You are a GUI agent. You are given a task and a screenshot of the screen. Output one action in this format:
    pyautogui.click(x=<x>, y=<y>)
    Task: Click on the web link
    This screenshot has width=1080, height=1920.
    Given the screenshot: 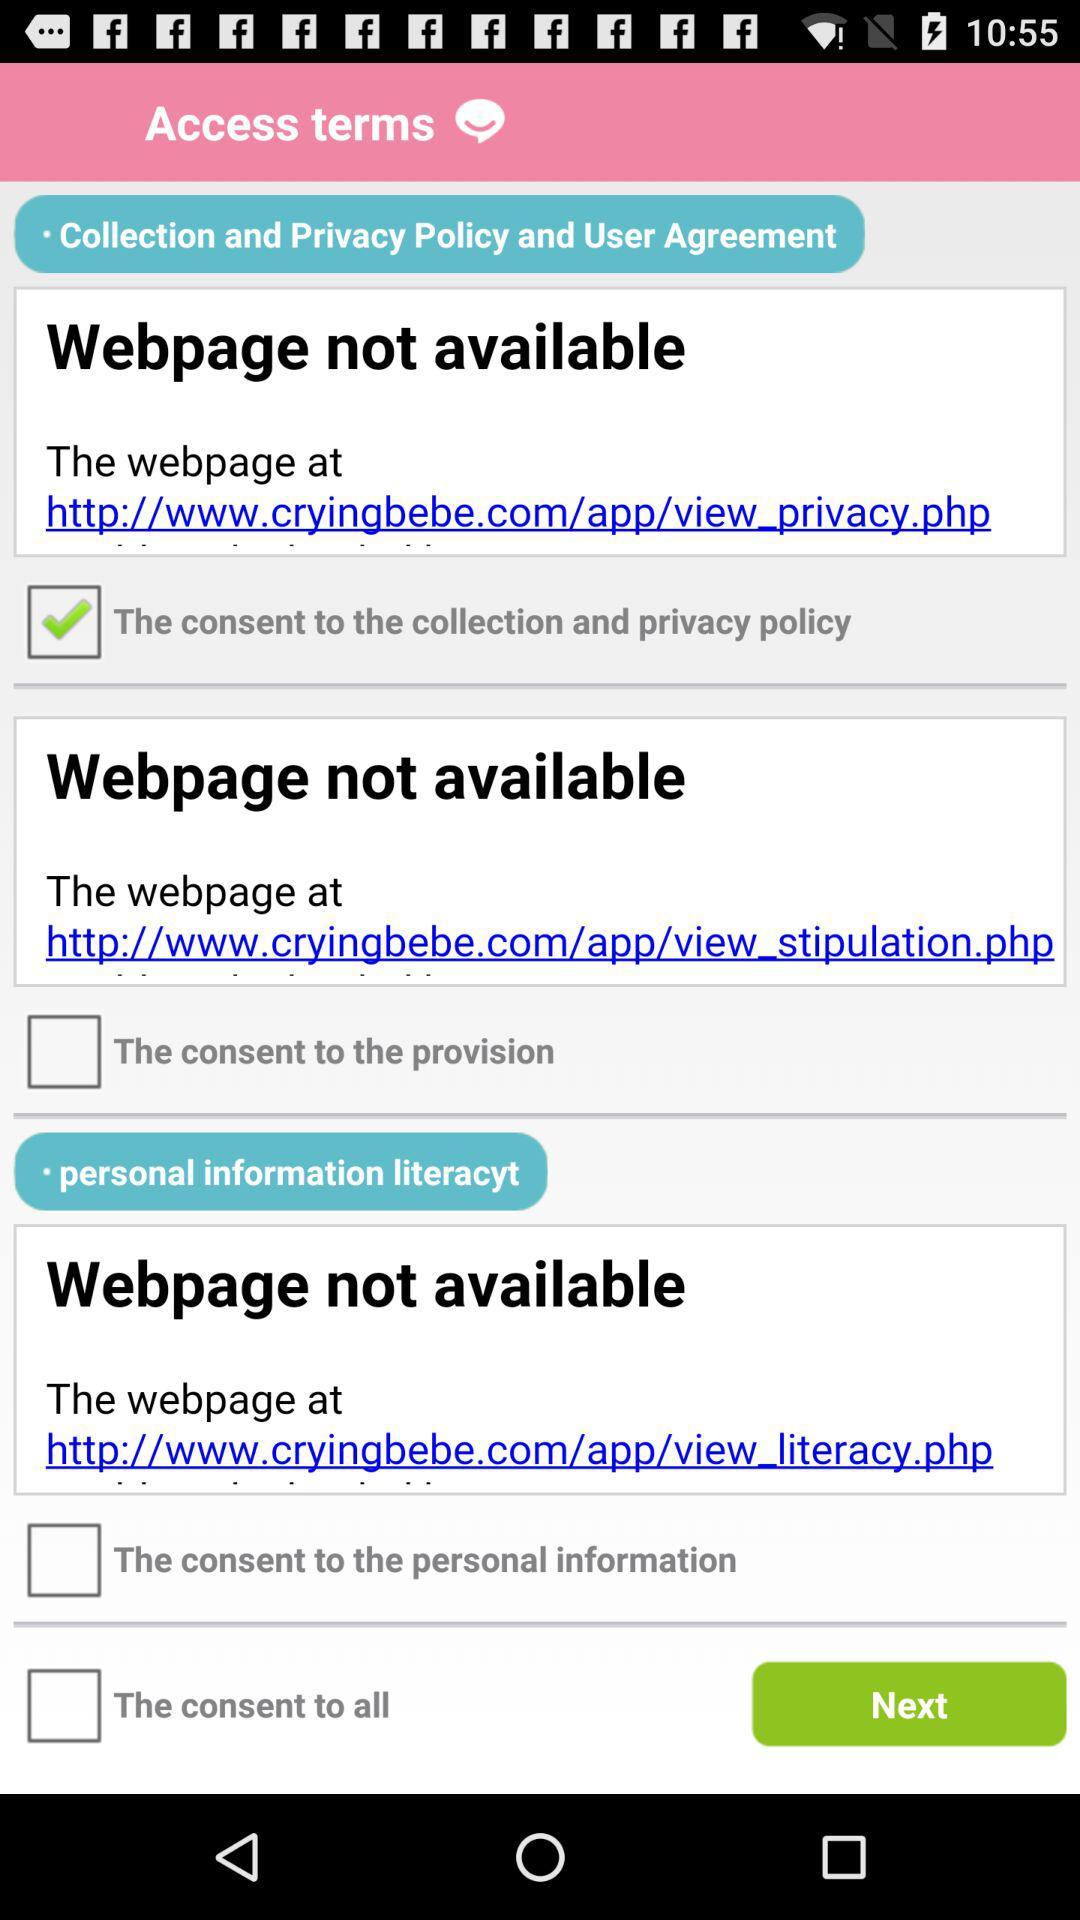 What is the action you would take?
    pyautogui.click(x=540, y=1359)
    